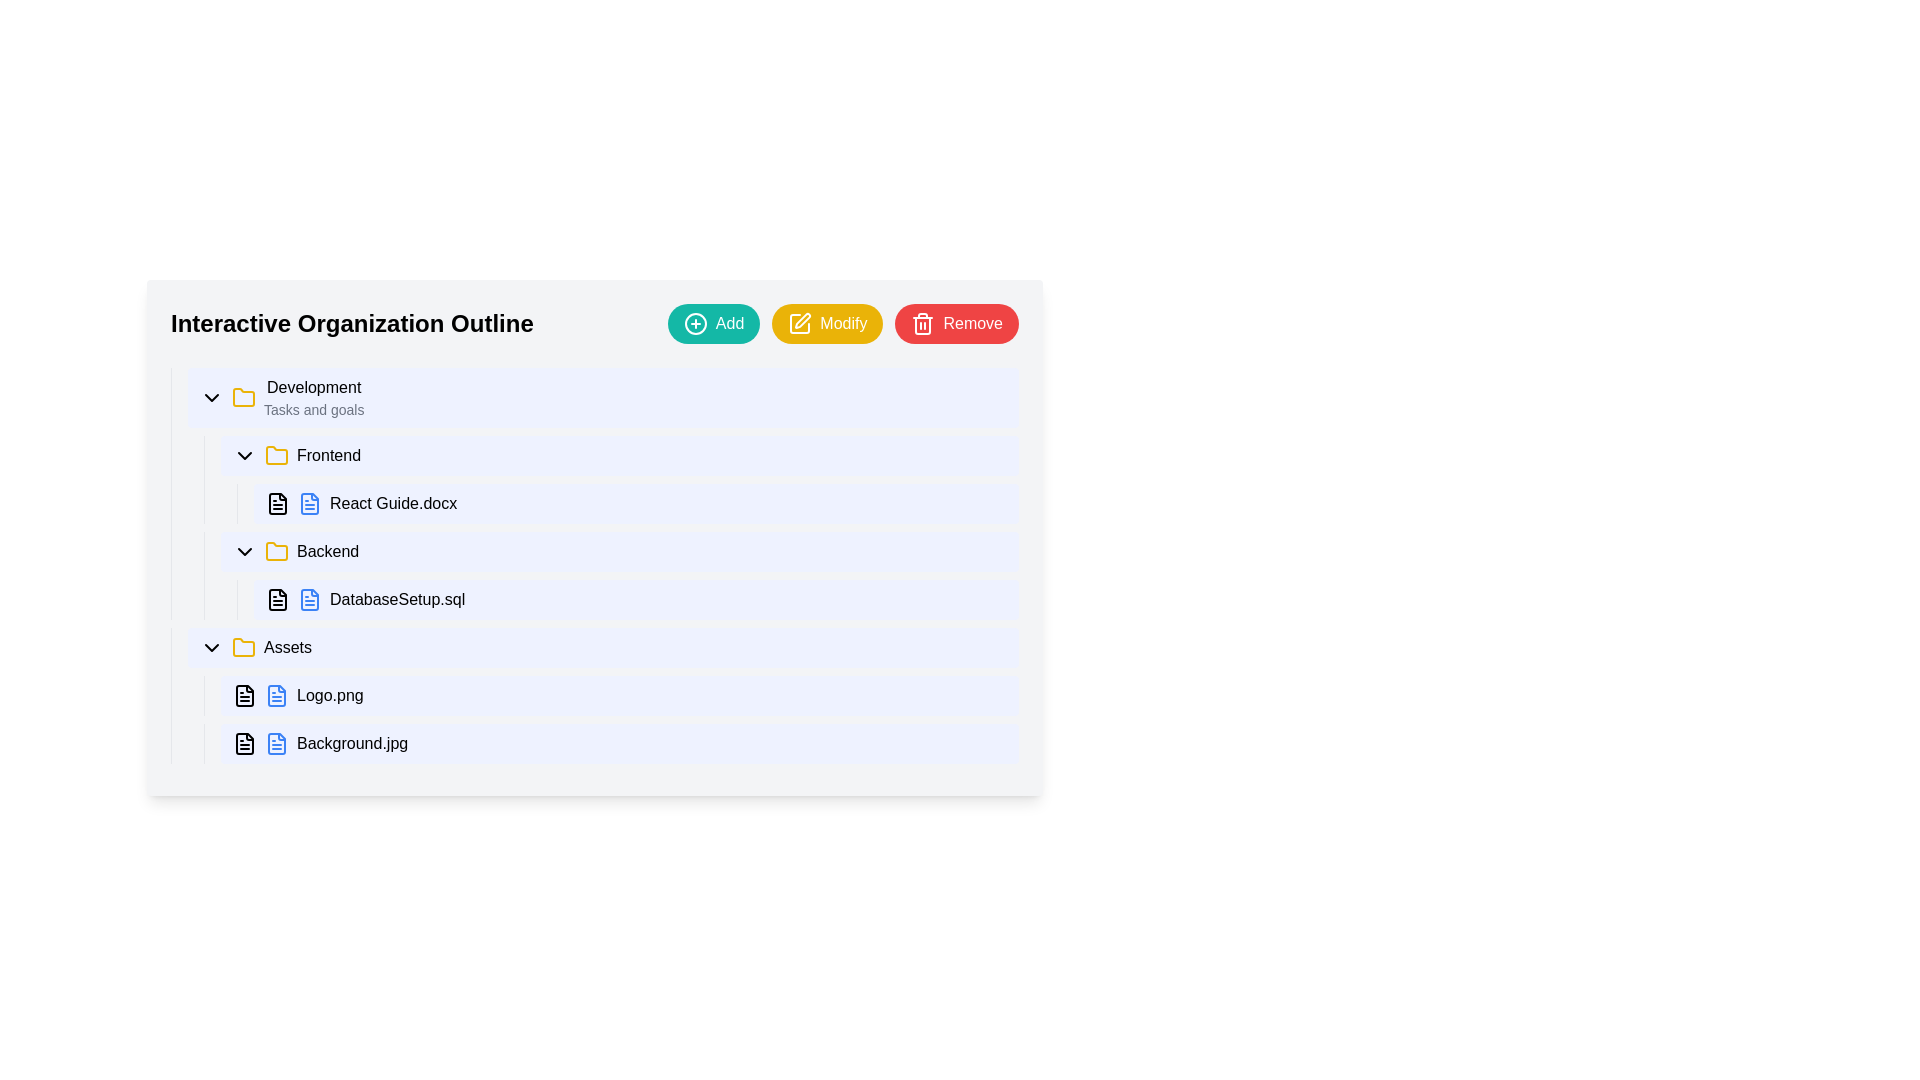  I want to click on the SVG-based icon representing the 'Logo.png' file from the 'Assets' directory, so click(243, 694).